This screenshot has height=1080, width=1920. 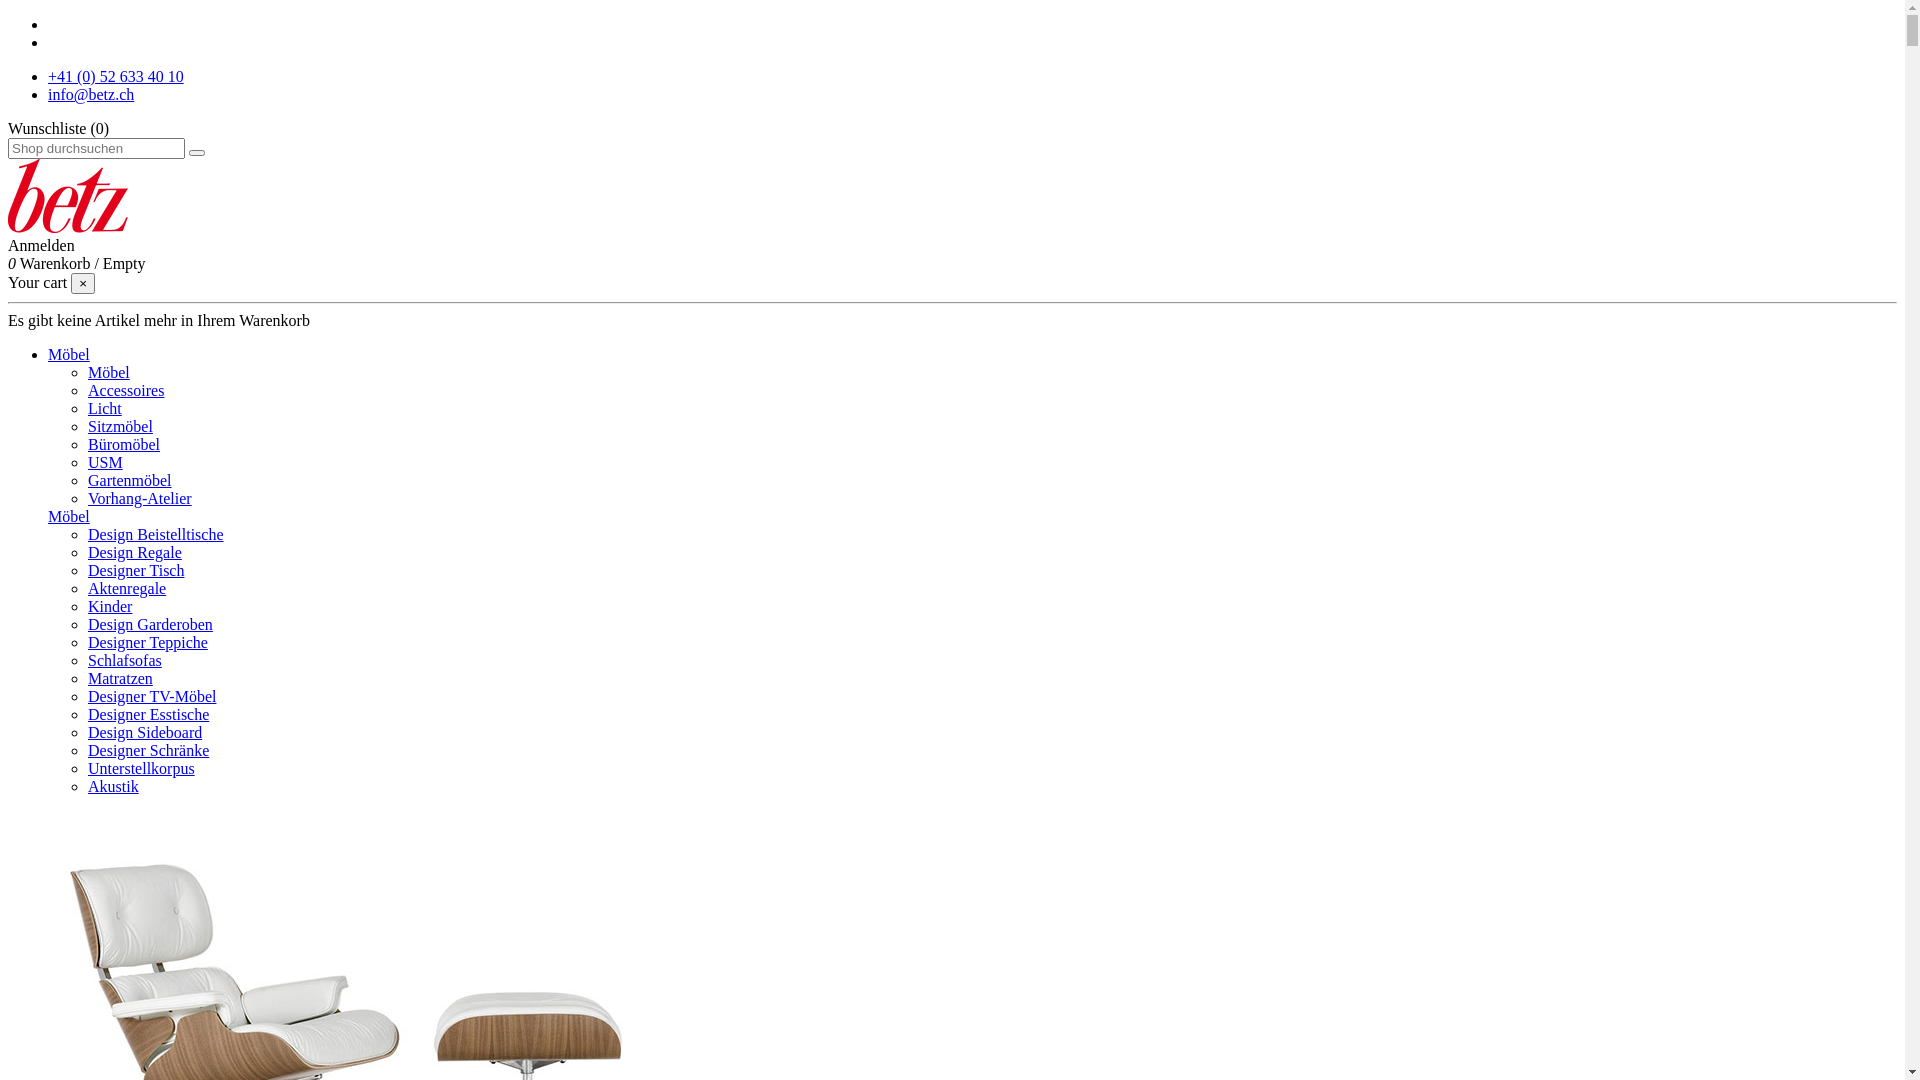 I want to click on 'Aktenregale', so click(x=125, y=587).